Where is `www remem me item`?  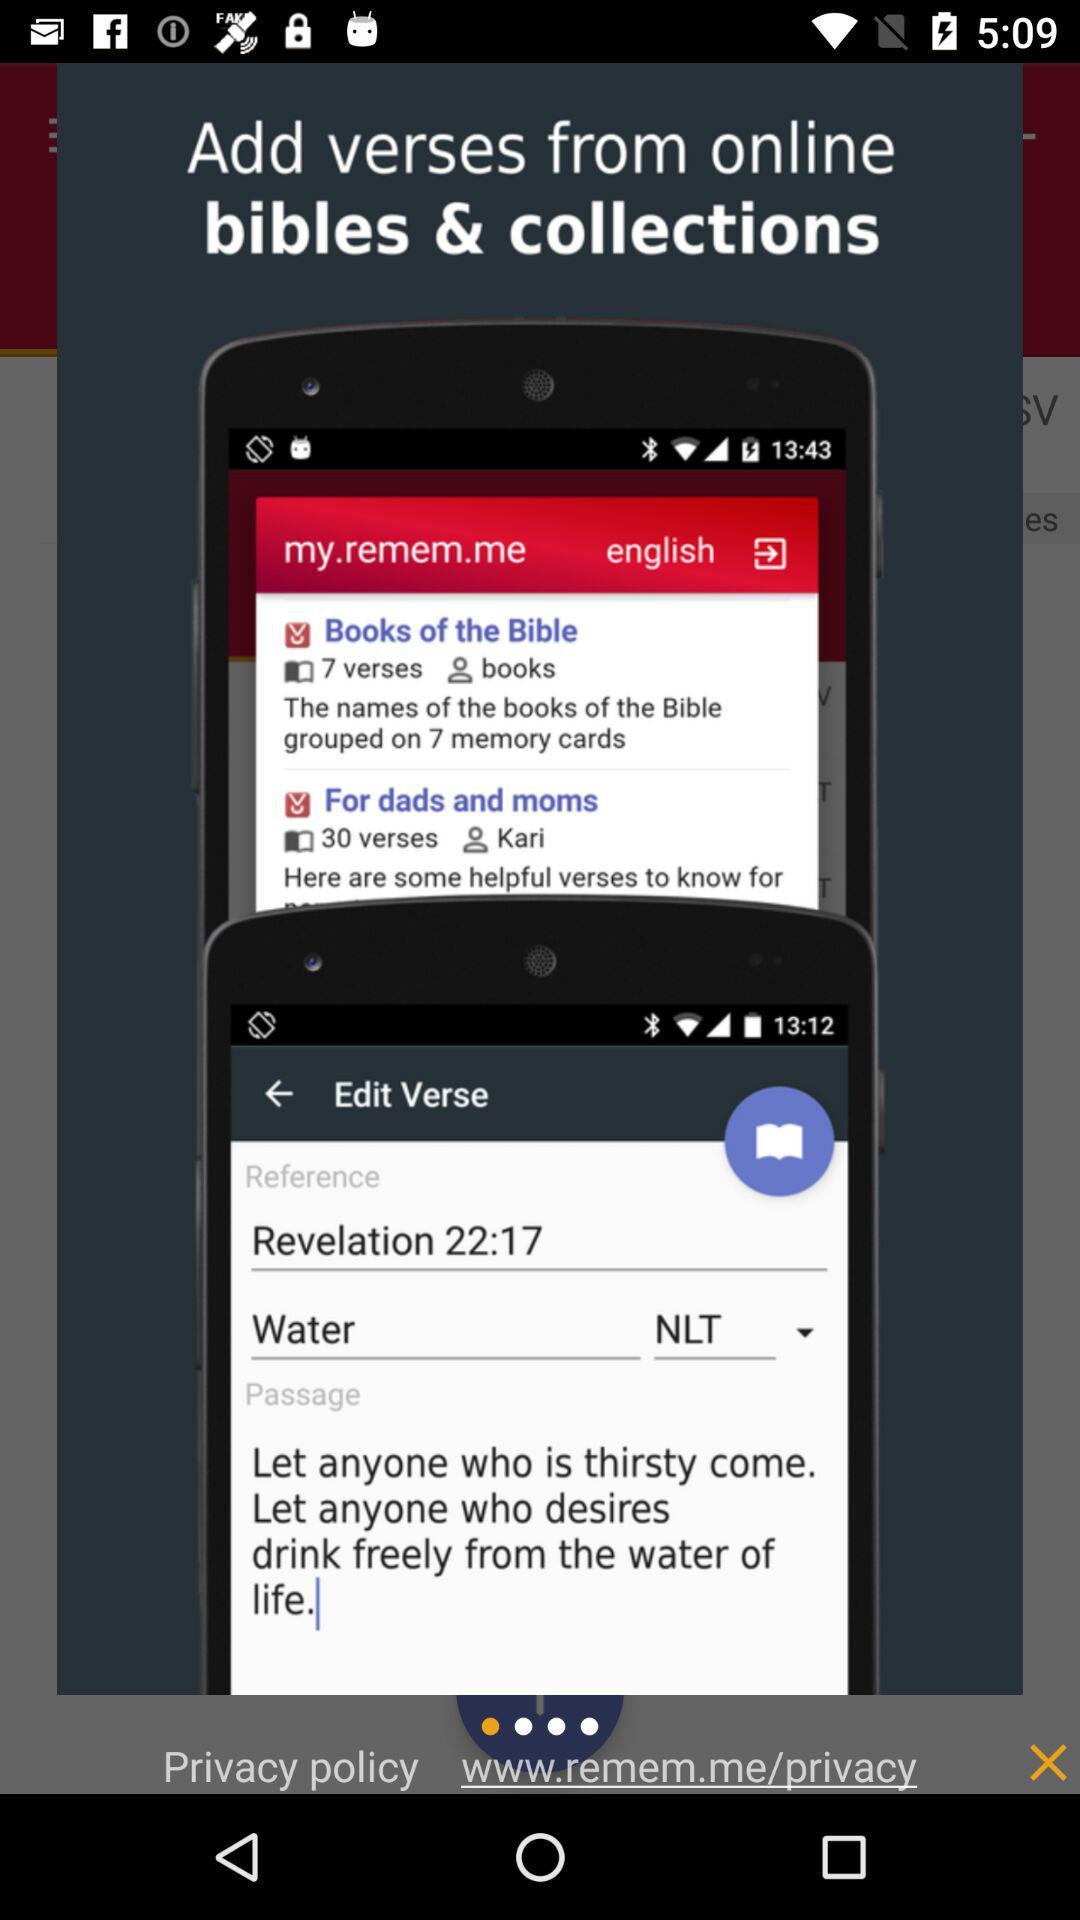
www remem me item is located at coordinates (688, 1765).